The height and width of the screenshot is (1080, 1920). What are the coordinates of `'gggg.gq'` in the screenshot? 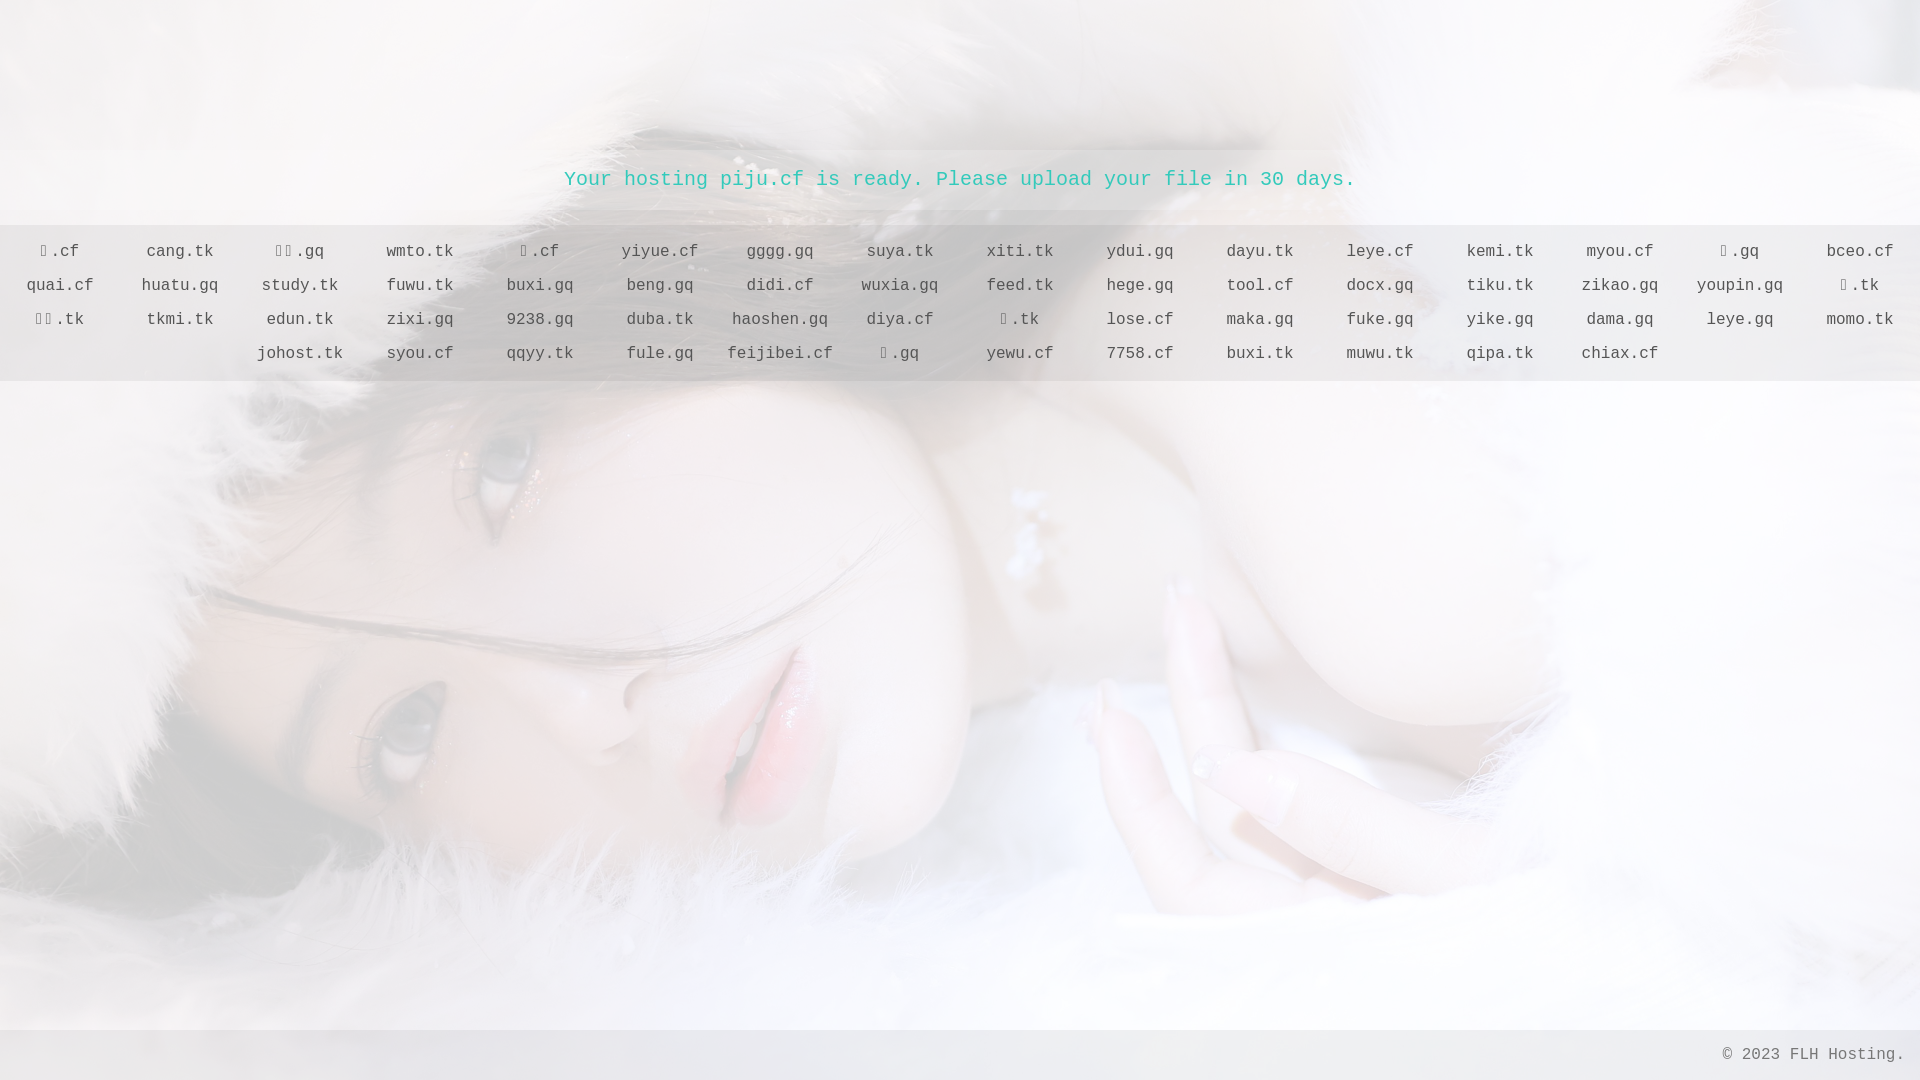 It's located at (720, 250).